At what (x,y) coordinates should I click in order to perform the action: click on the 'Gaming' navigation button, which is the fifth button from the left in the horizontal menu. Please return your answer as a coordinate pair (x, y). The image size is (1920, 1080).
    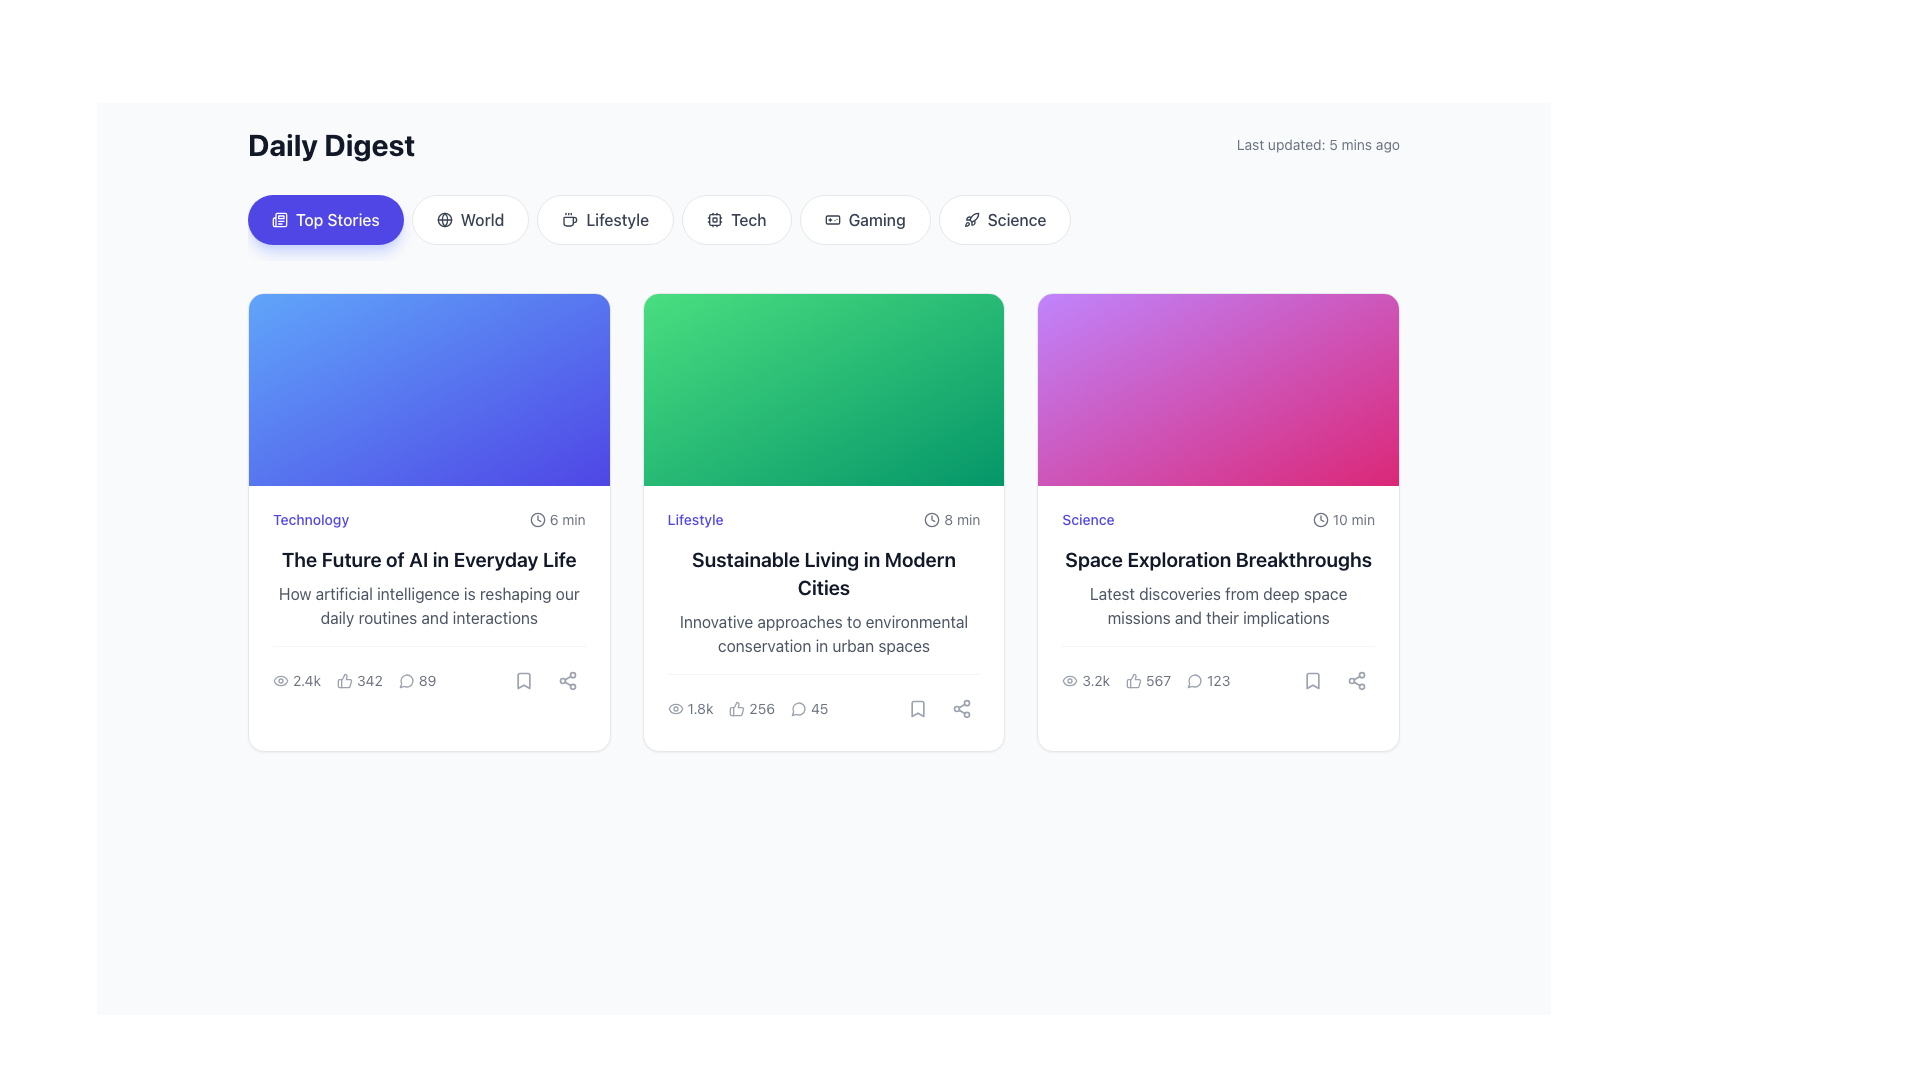
    Looking at the image, I should click on (865, 219).